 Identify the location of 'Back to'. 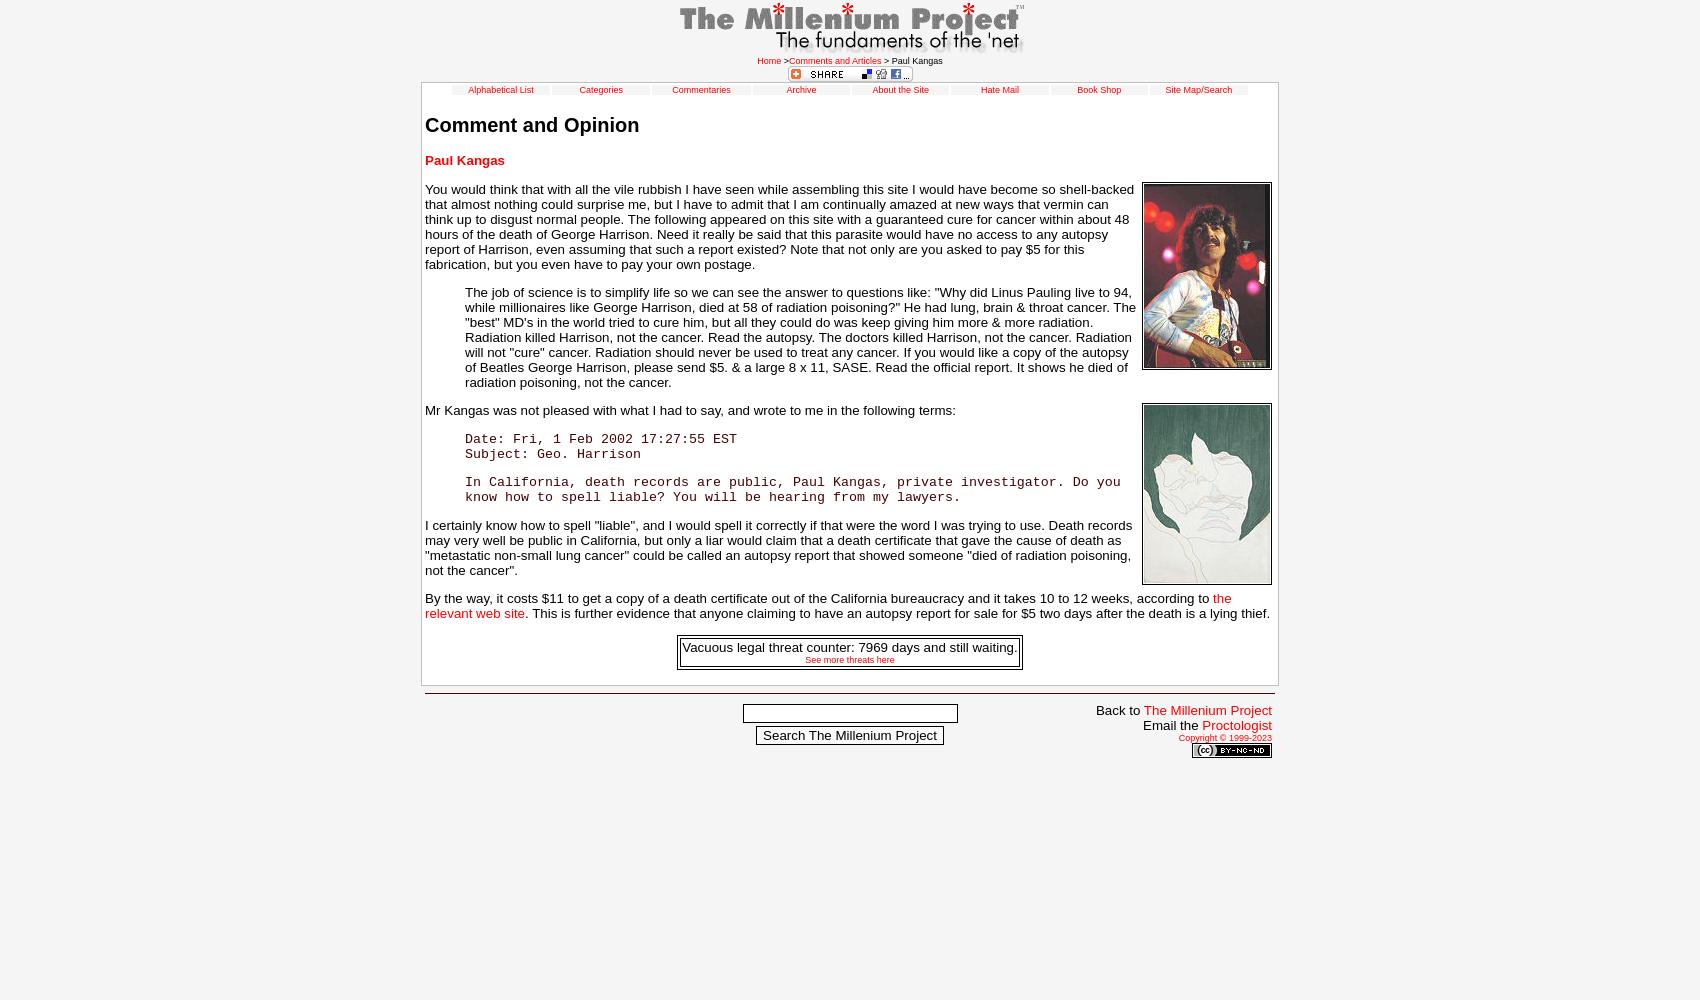
(1118, 709).